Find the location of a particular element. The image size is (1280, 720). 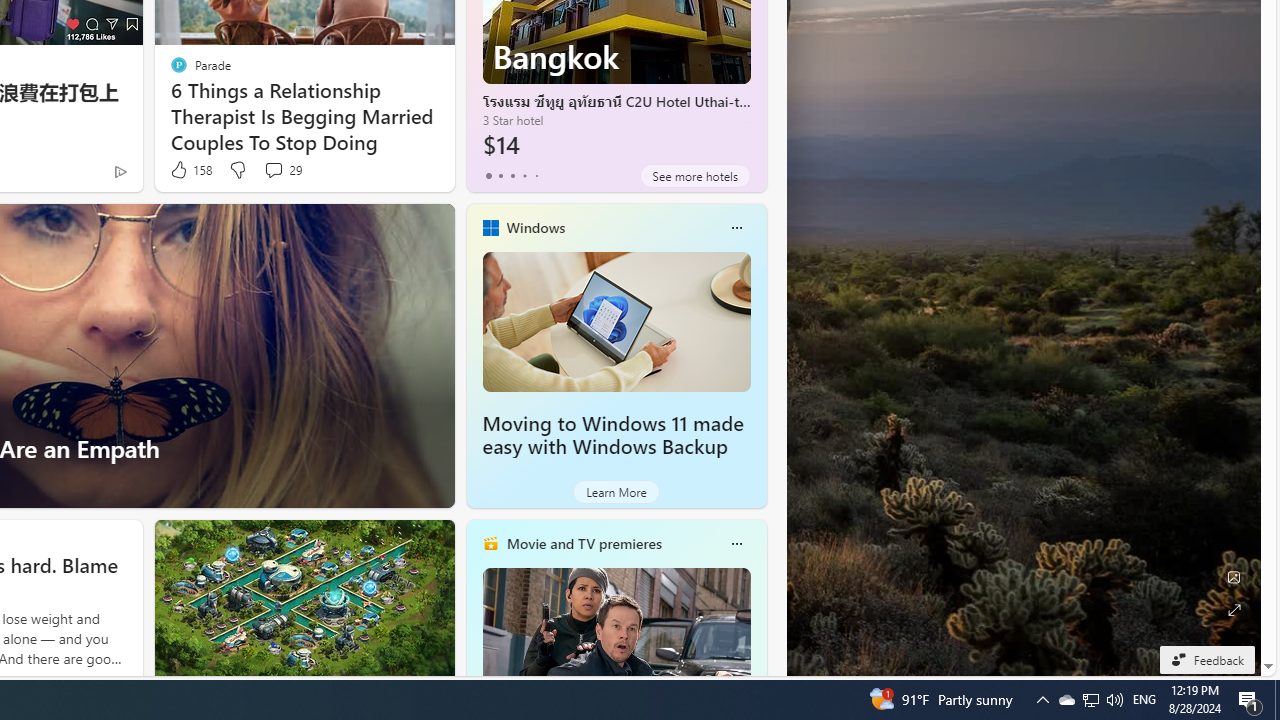

'Ad Choice' is located at coordinates (119, 170).